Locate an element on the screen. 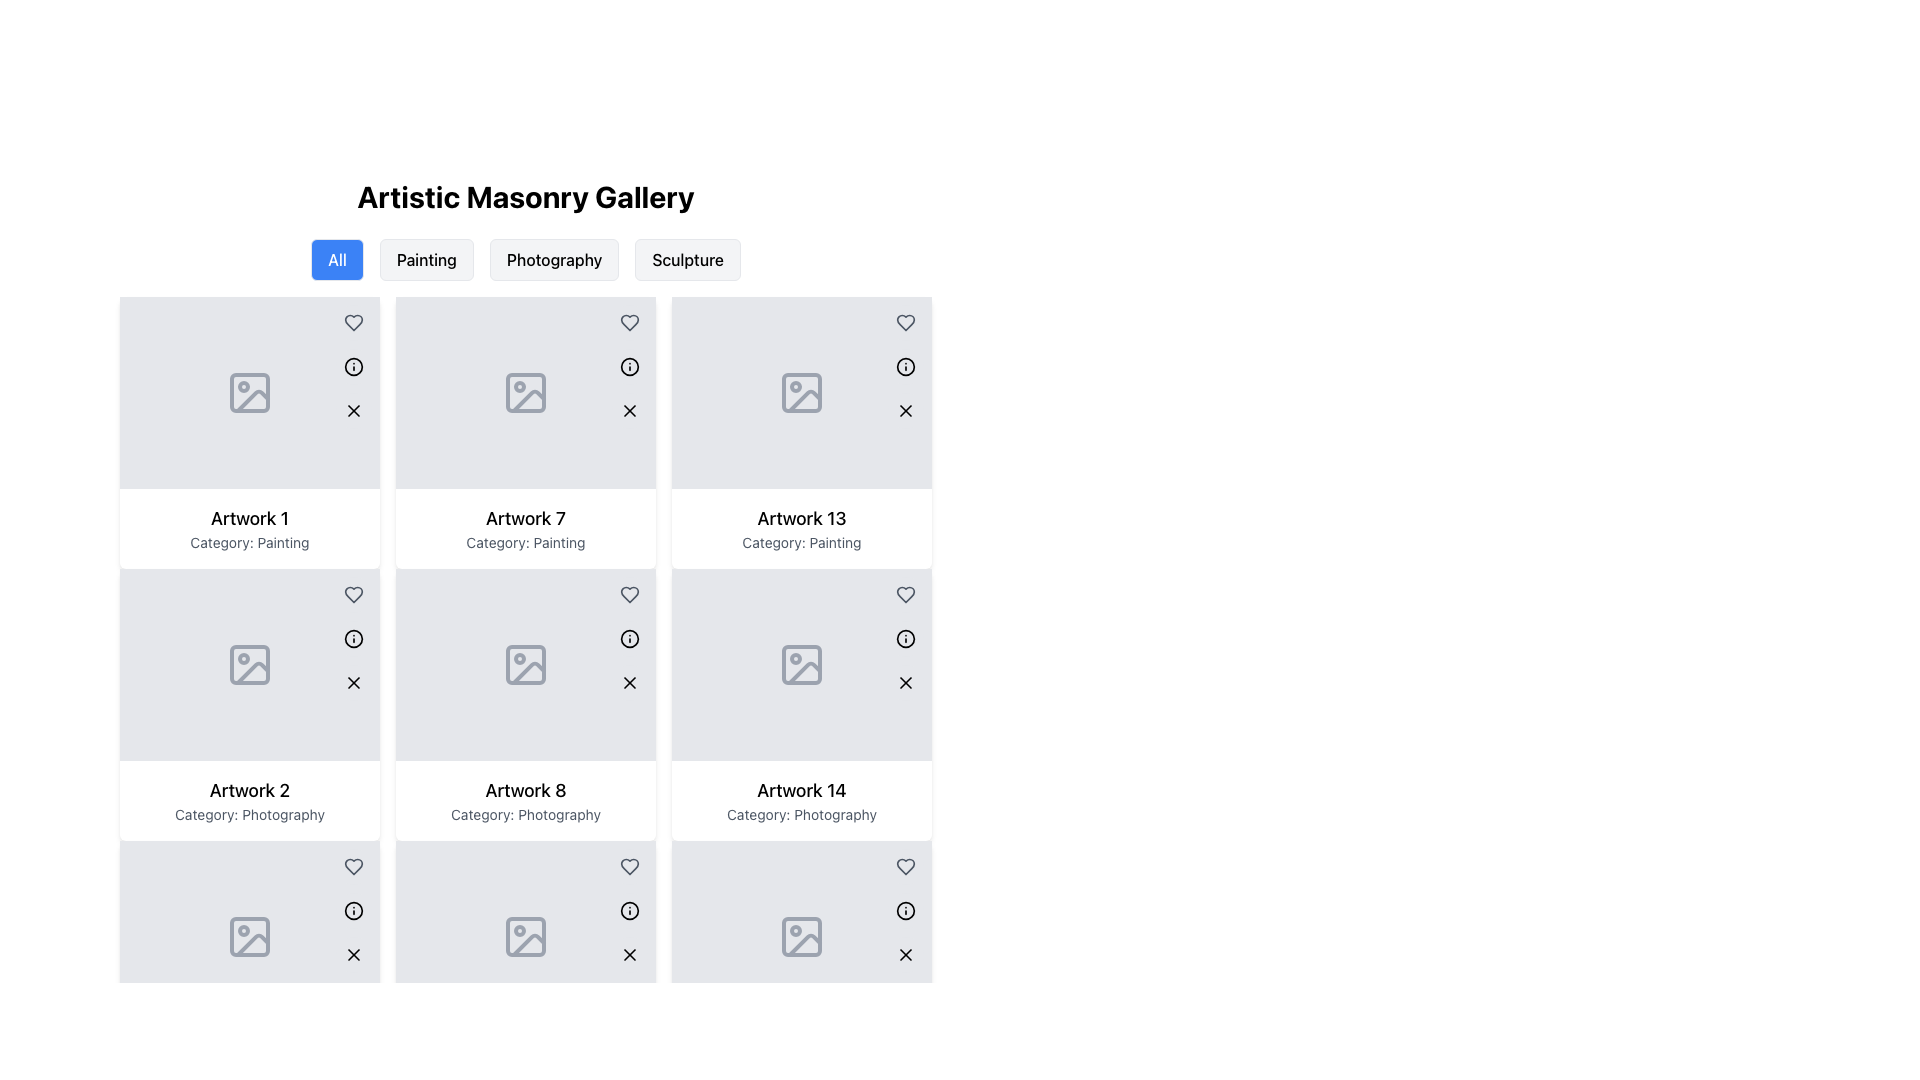 This screenshot has height=1080, width=1920. text from the 'Artwork 1' label, which is a prominently styled title located at the top of a card component in the gallery display is located at coordinates (248, 518).